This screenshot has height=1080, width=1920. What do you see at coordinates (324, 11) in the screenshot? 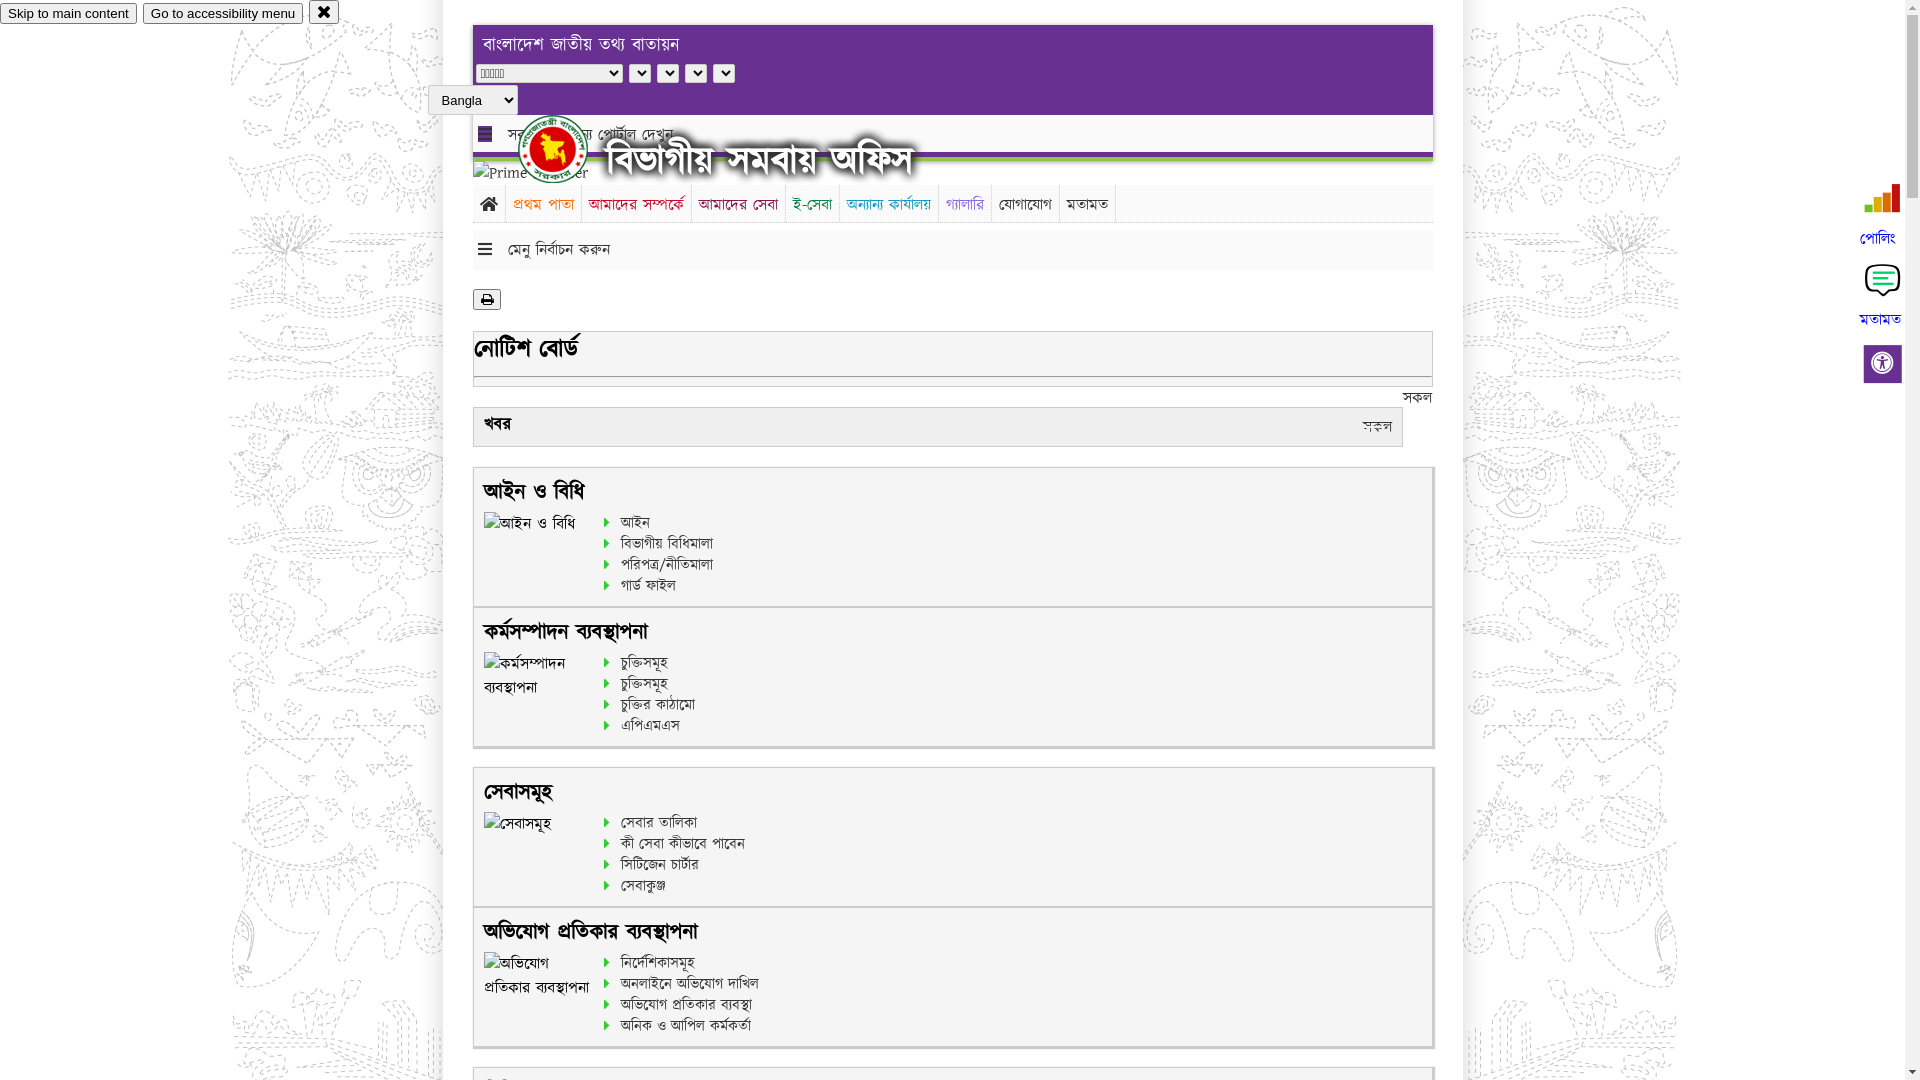
I see `'close'` at bounding box center [324, 11].